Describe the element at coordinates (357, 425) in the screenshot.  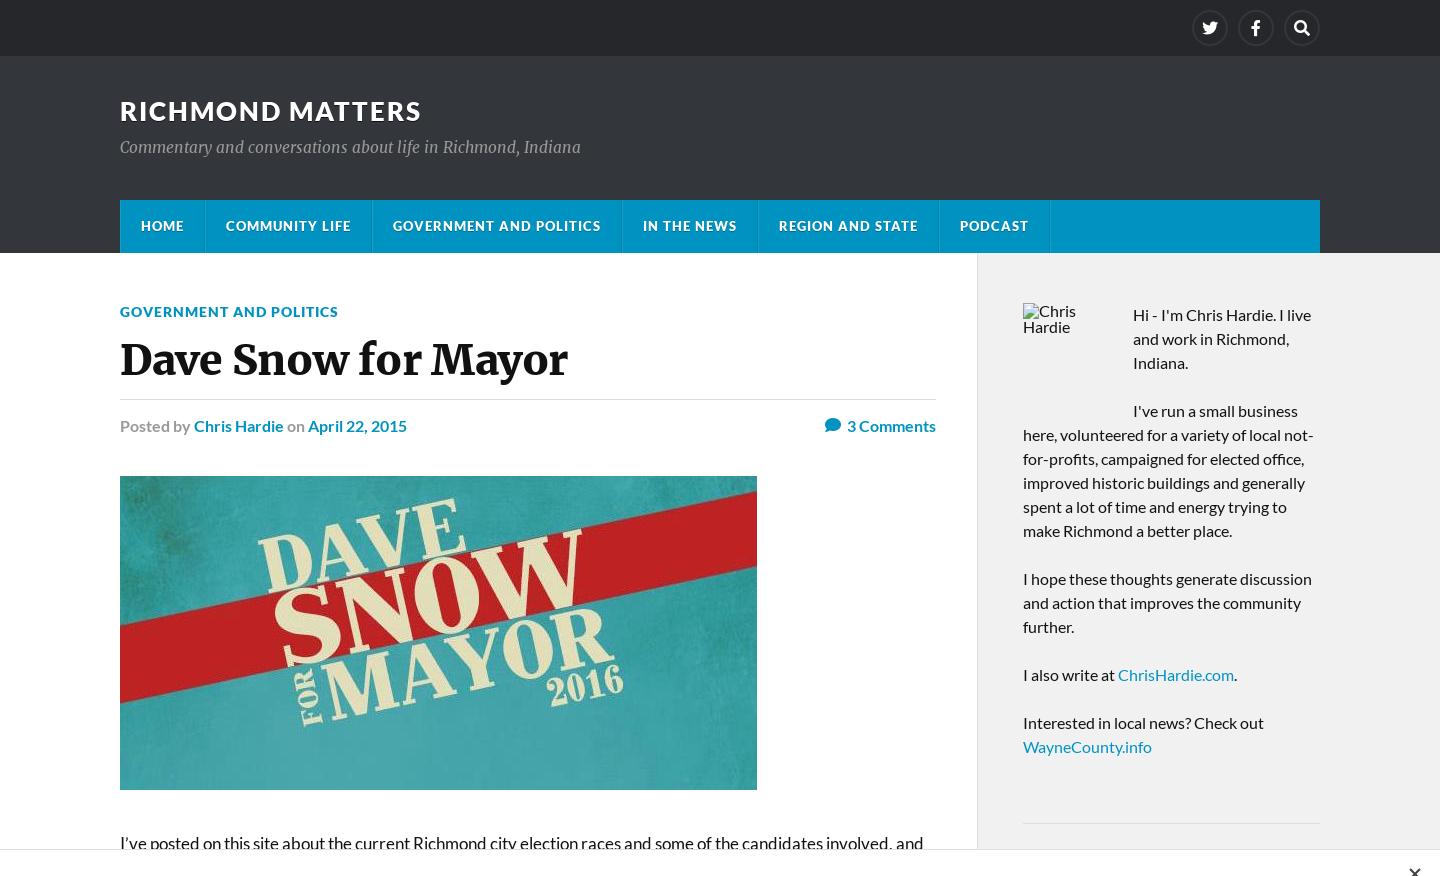
I see `'April 22, 2015'` at that location.